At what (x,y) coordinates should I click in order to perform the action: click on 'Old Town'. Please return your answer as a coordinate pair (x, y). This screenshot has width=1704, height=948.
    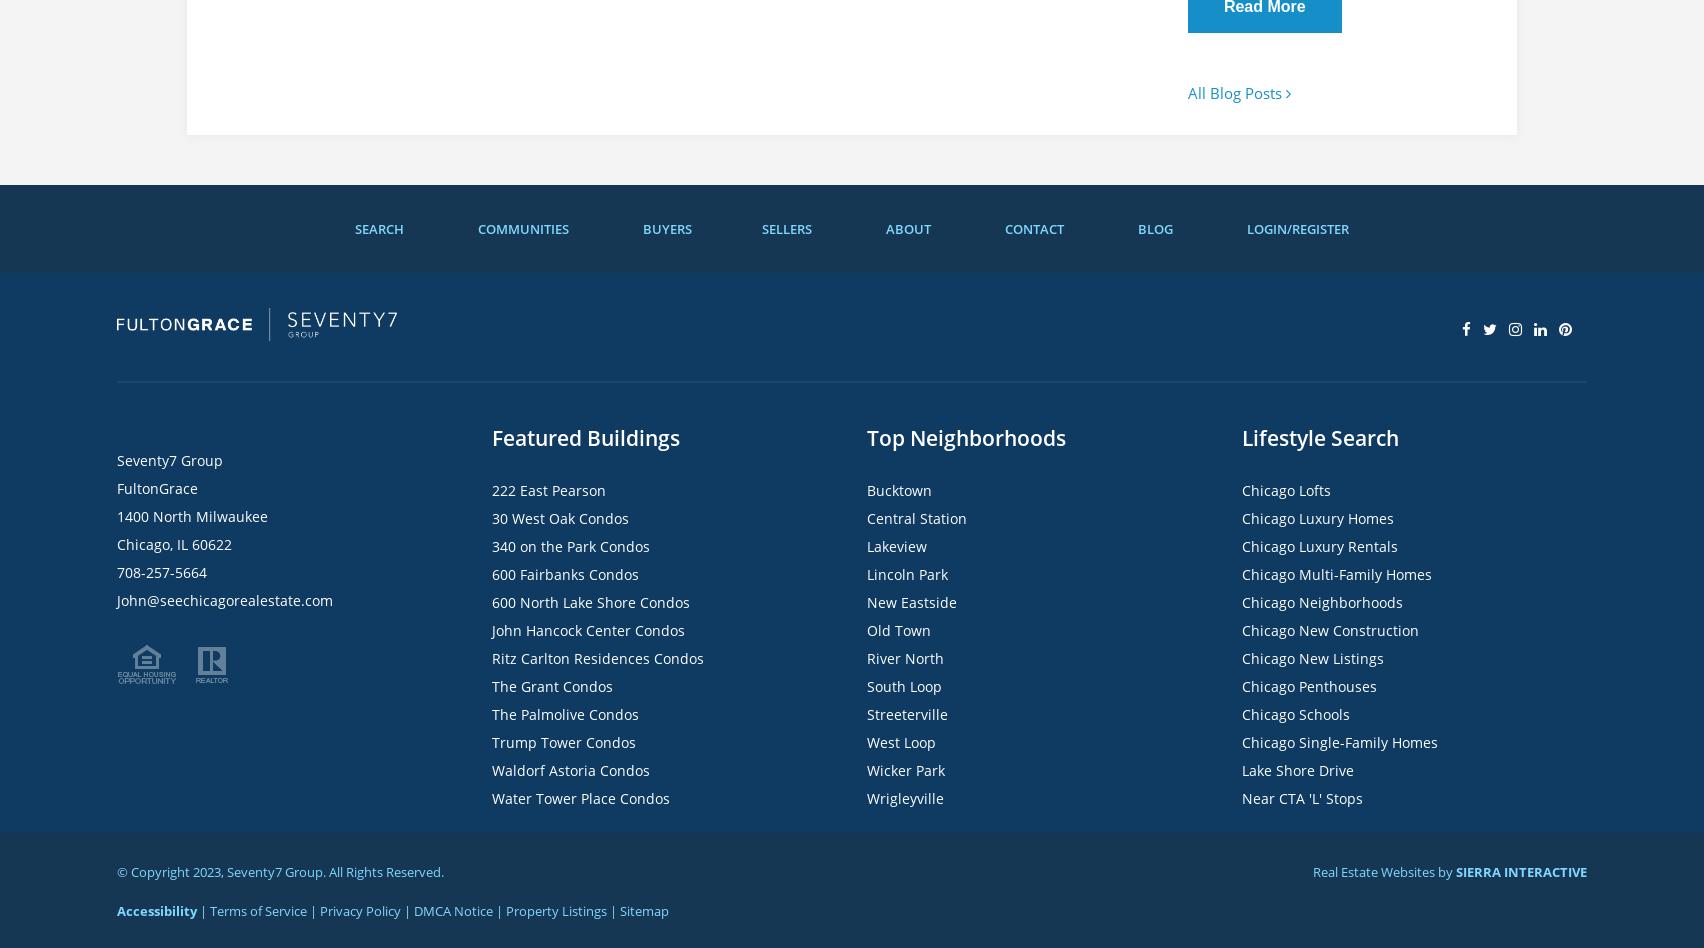
    Looking at the image, I should click on (866, 629).